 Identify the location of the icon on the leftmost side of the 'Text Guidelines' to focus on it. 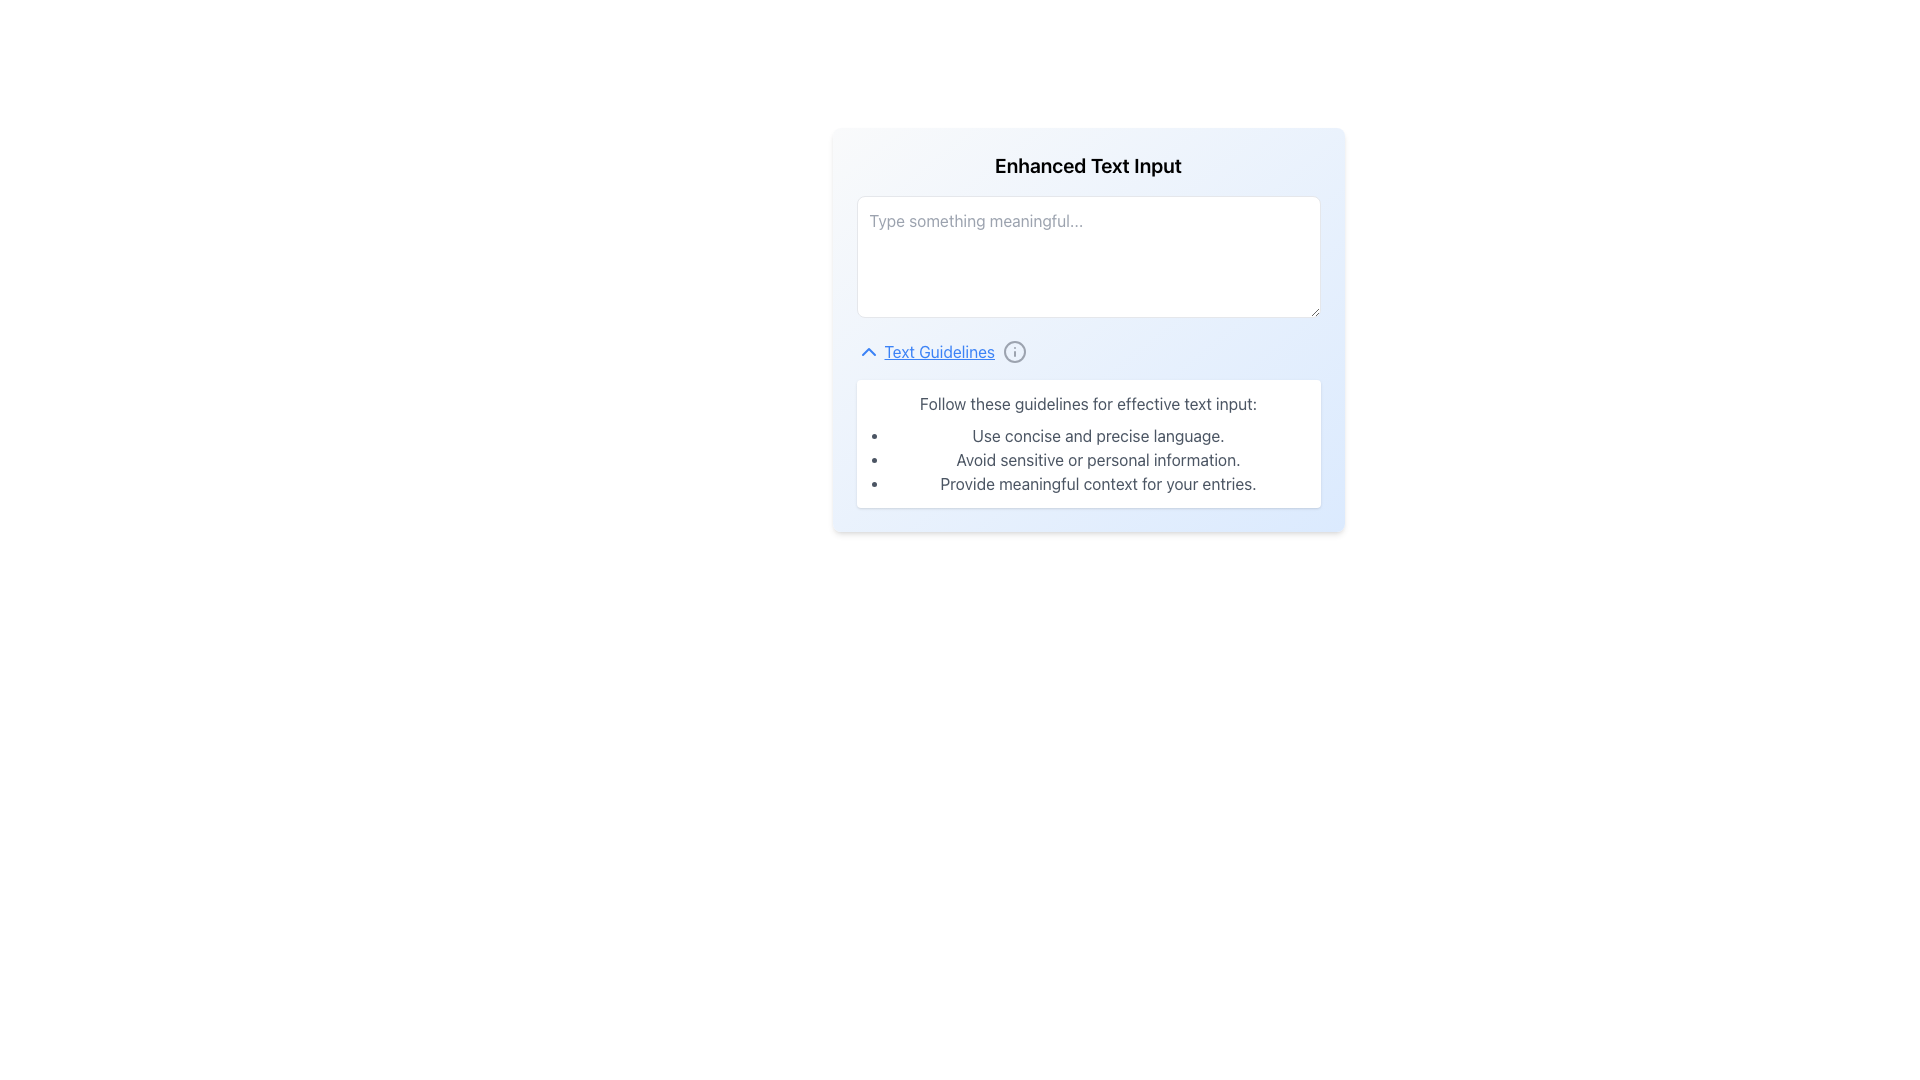
(868, 350).